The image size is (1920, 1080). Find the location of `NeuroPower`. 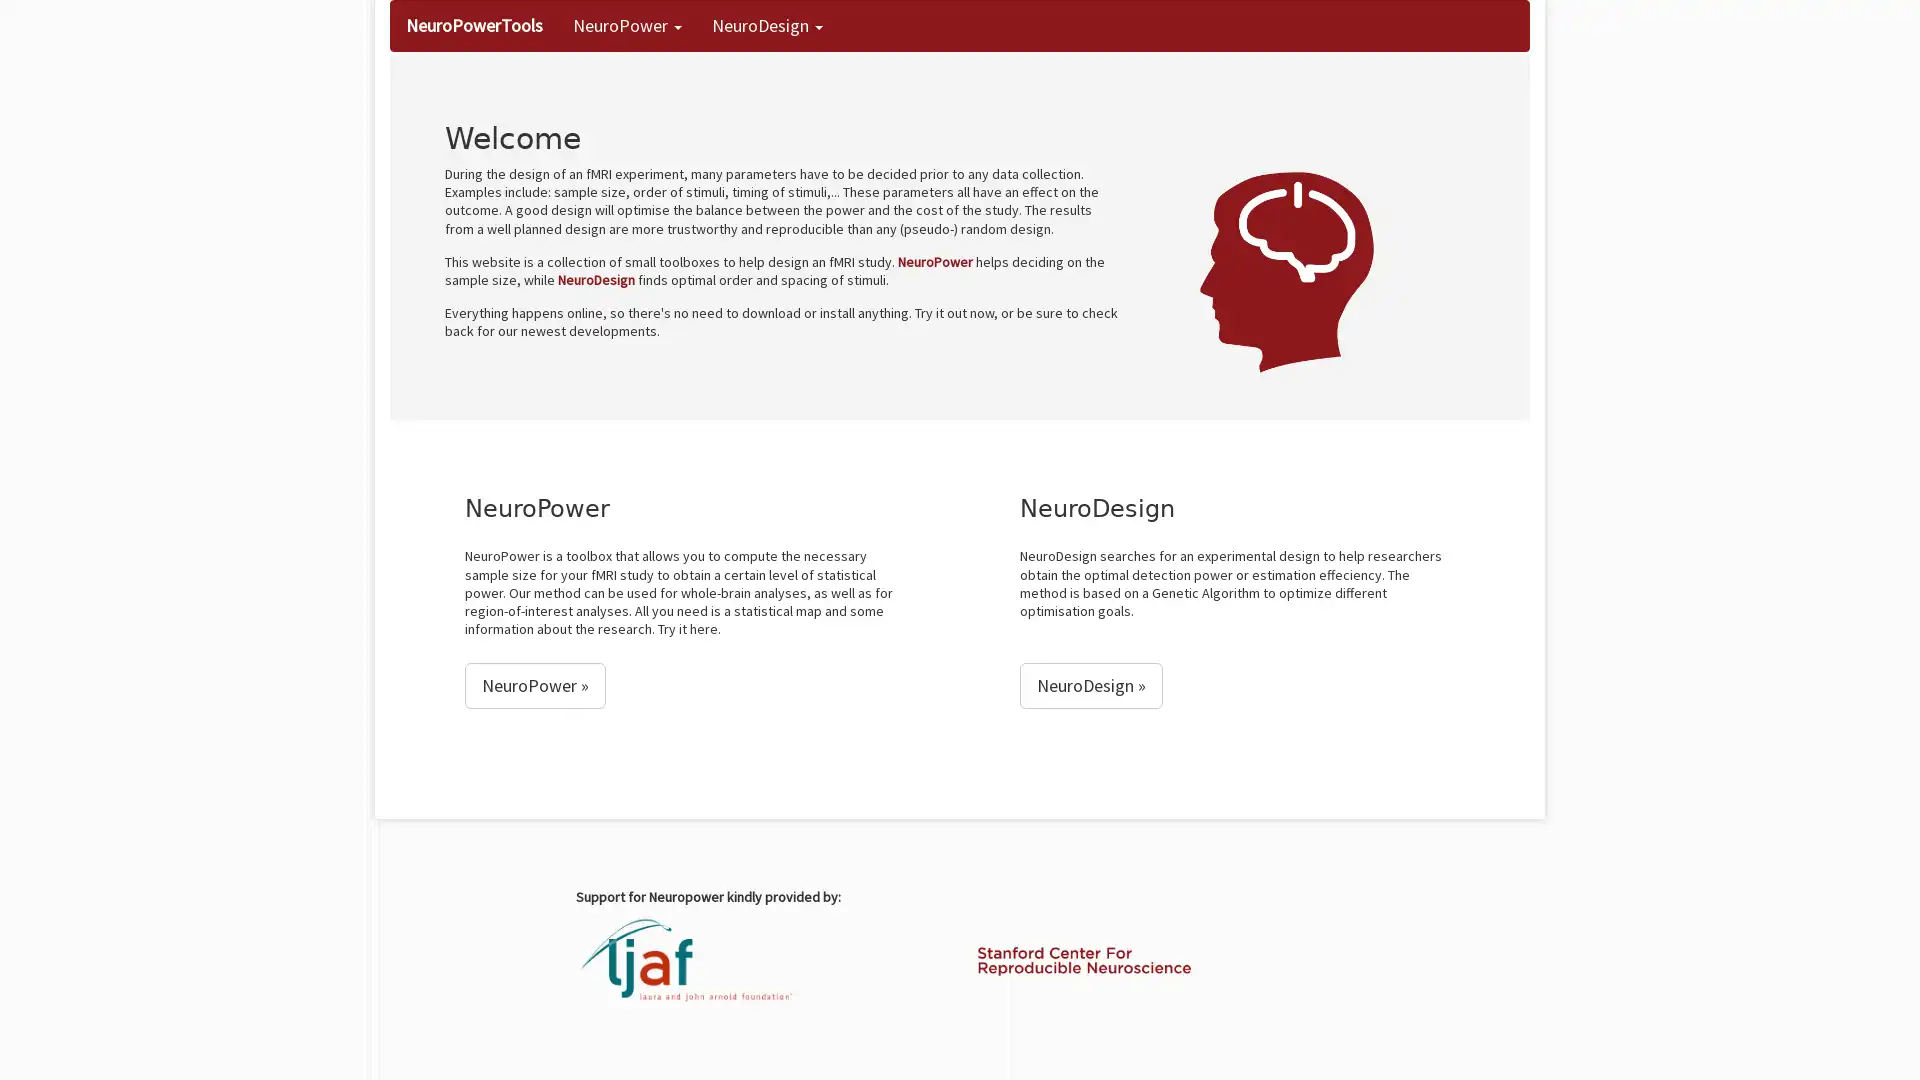

NeuroPower is located at coordinates (535, 685).